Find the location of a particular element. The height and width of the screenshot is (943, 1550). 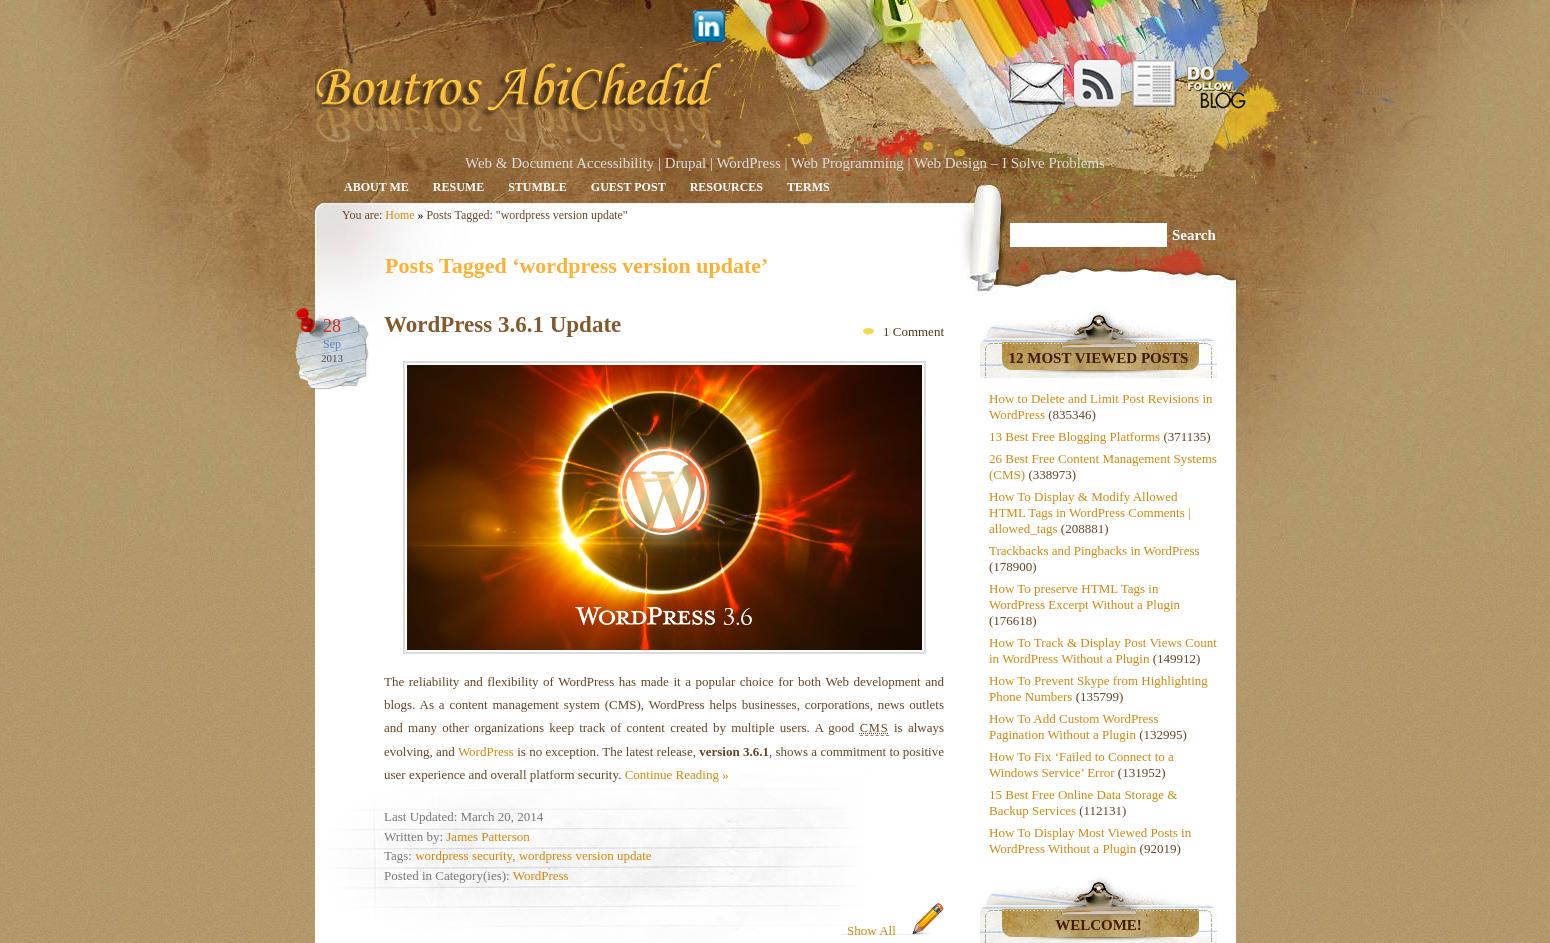

'Continue Reading »' is located at coordinates (674, 774).